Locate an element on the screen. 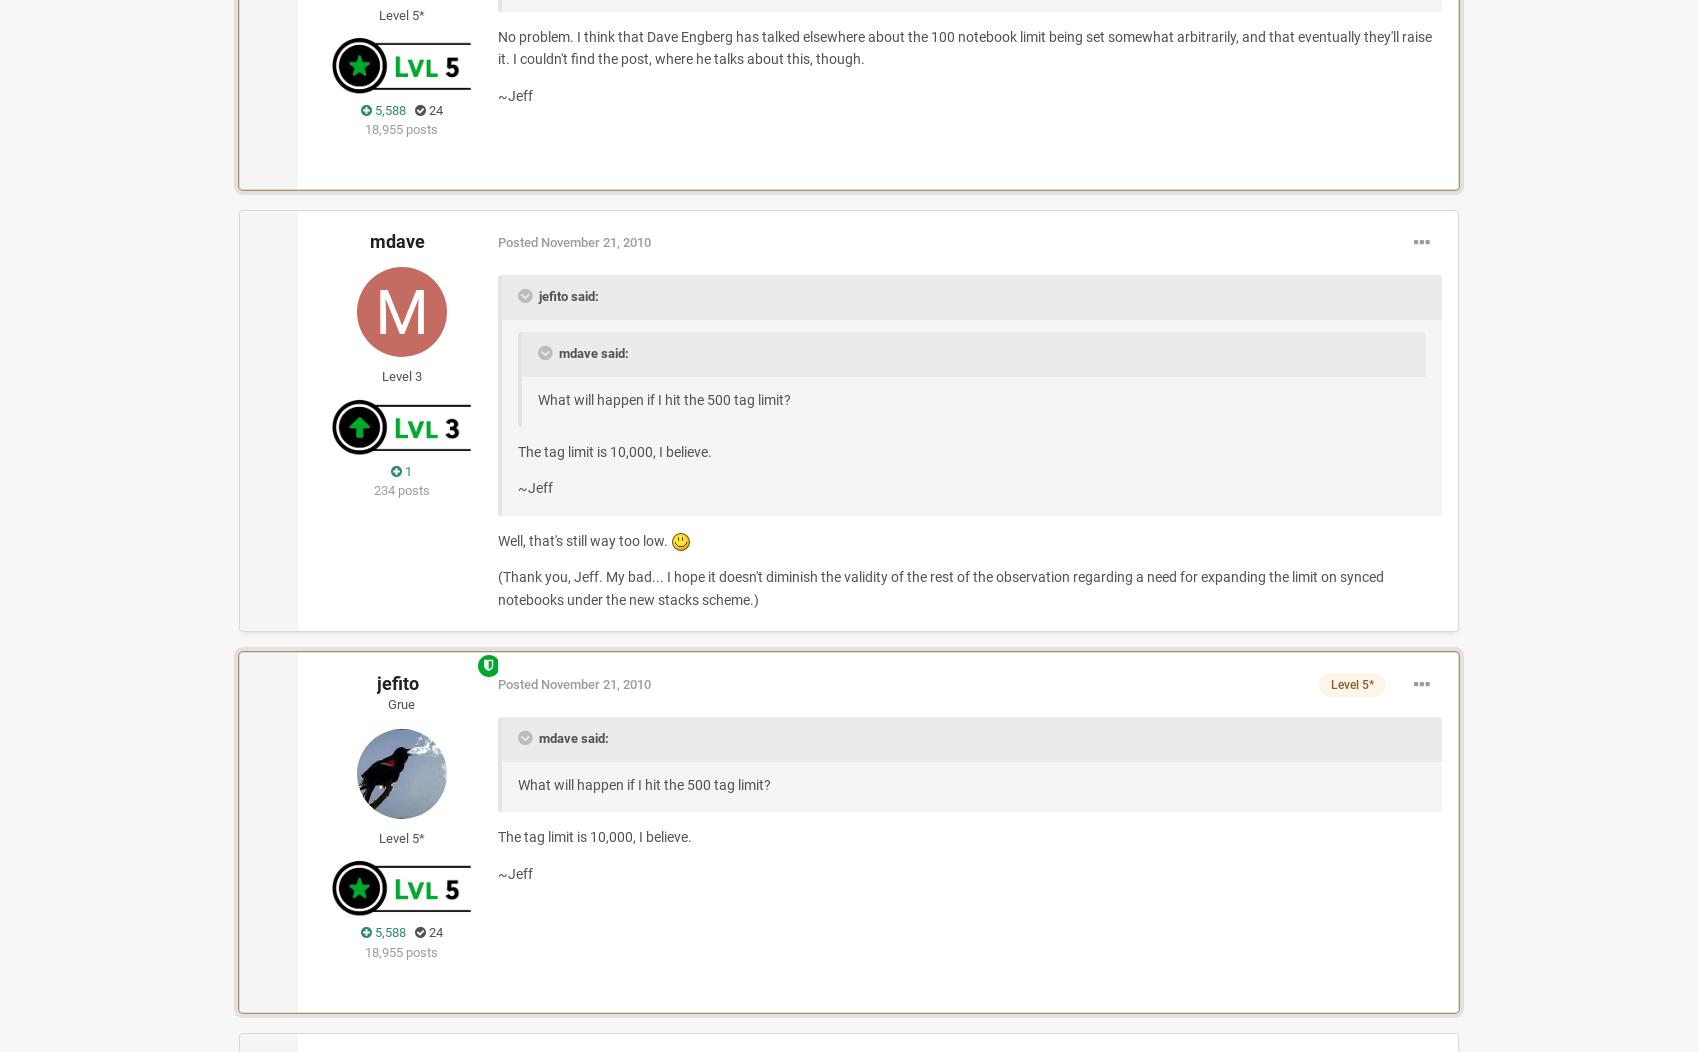 The image size is (1698, 1052). 'Well, that's still way too low.' is located at coordinates (583, 539).